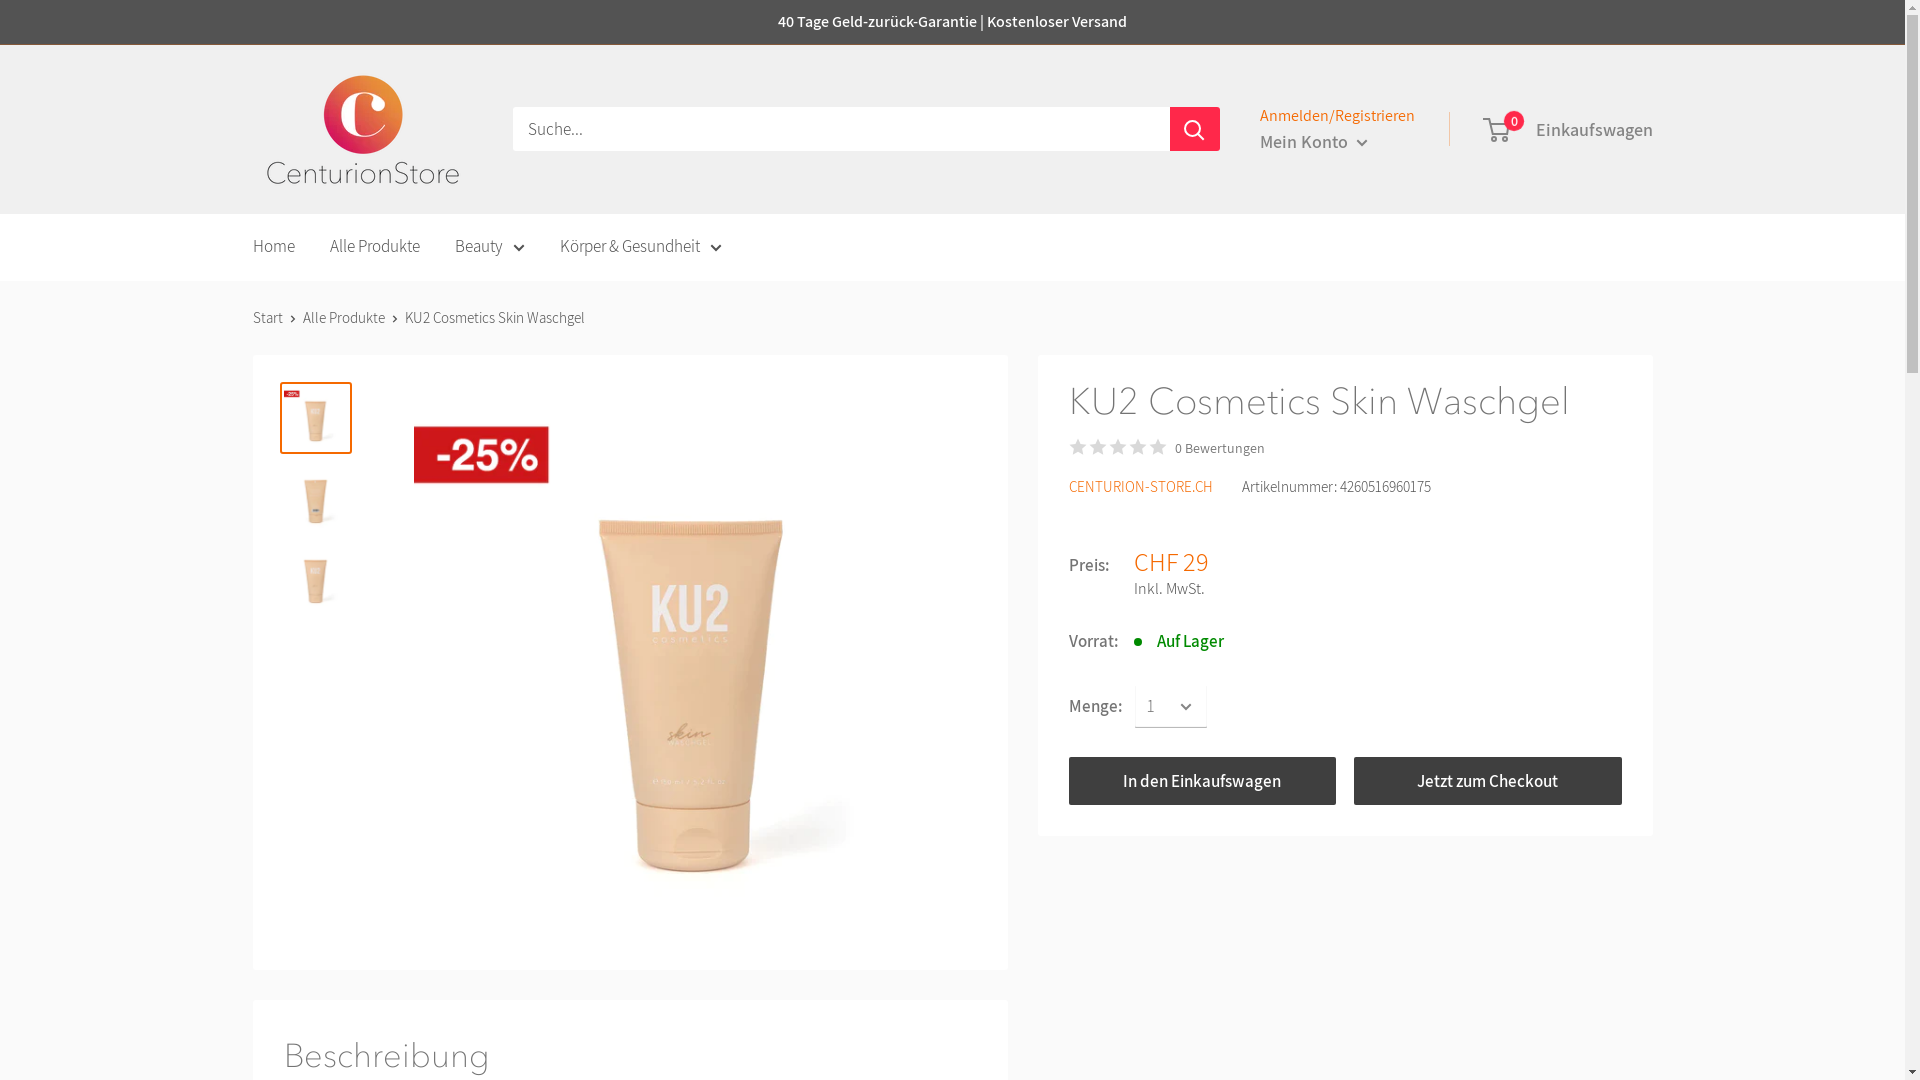 The height and width of the screenshot is (1080, 1920). I want to click on 'CENTURION-STORE.CH', so click(1140, 486).